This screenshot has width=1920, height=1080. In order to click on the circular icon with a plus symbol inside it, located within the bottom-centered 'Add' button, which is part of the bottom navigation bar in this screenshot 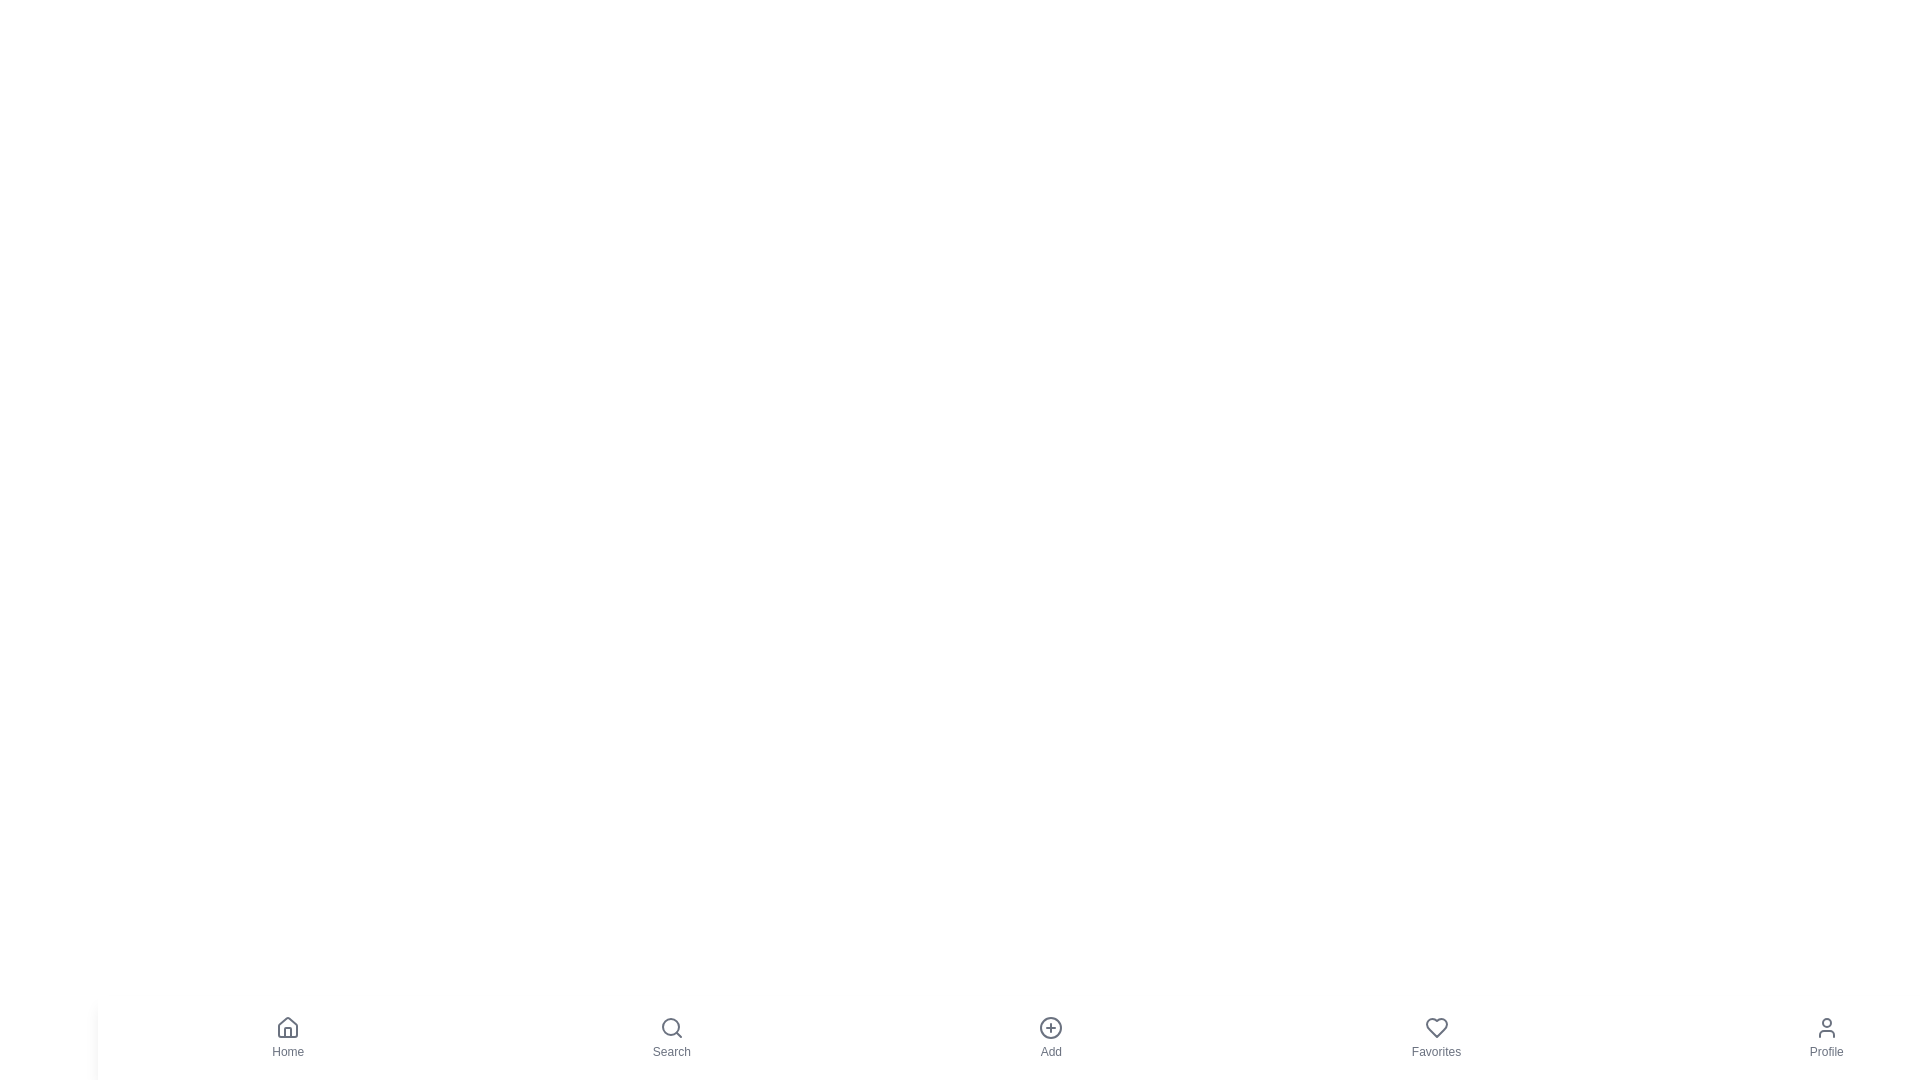, I will do `click(1050, 1028)`.